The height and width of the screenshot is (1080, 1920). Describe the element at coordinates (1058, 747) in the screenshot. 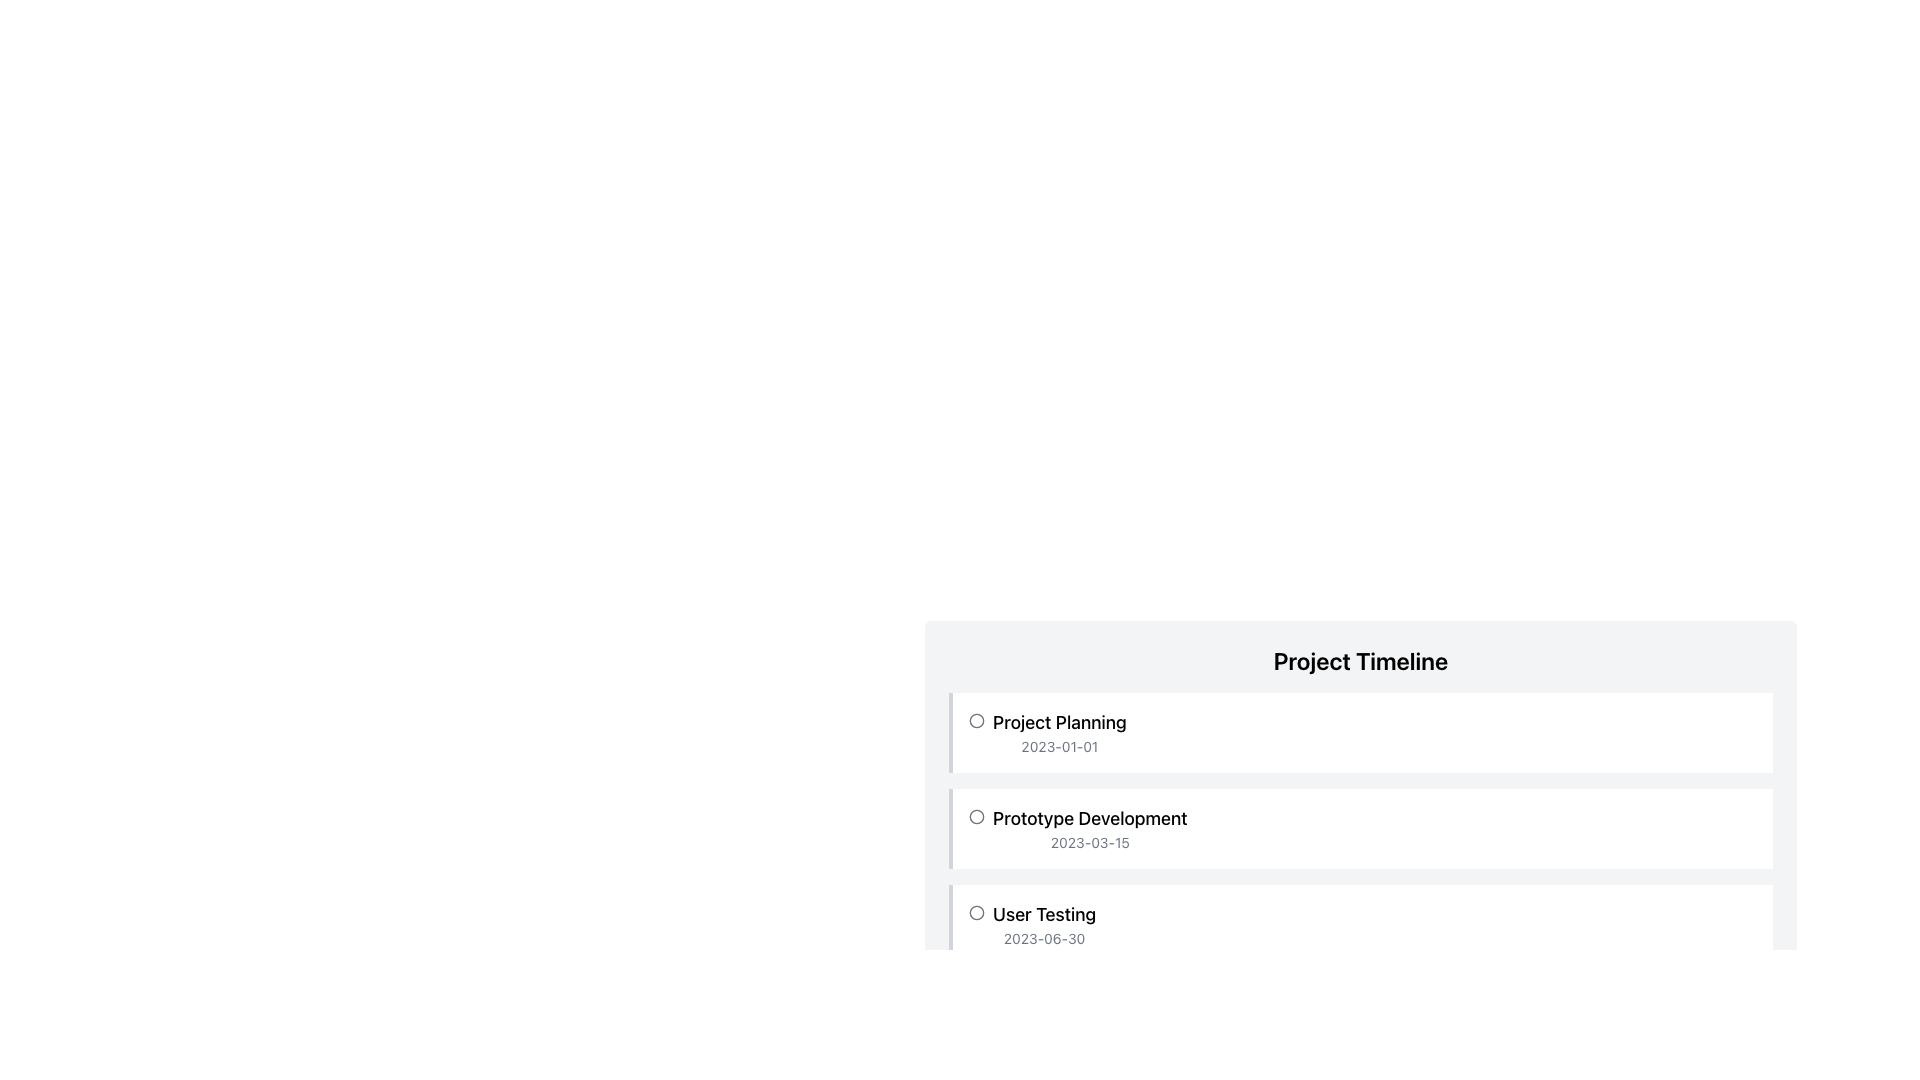

I see `the text label displaying the date '2023-01-01', which is styled in a small gray font and located below the main heading 'Project Planning'` at that location.